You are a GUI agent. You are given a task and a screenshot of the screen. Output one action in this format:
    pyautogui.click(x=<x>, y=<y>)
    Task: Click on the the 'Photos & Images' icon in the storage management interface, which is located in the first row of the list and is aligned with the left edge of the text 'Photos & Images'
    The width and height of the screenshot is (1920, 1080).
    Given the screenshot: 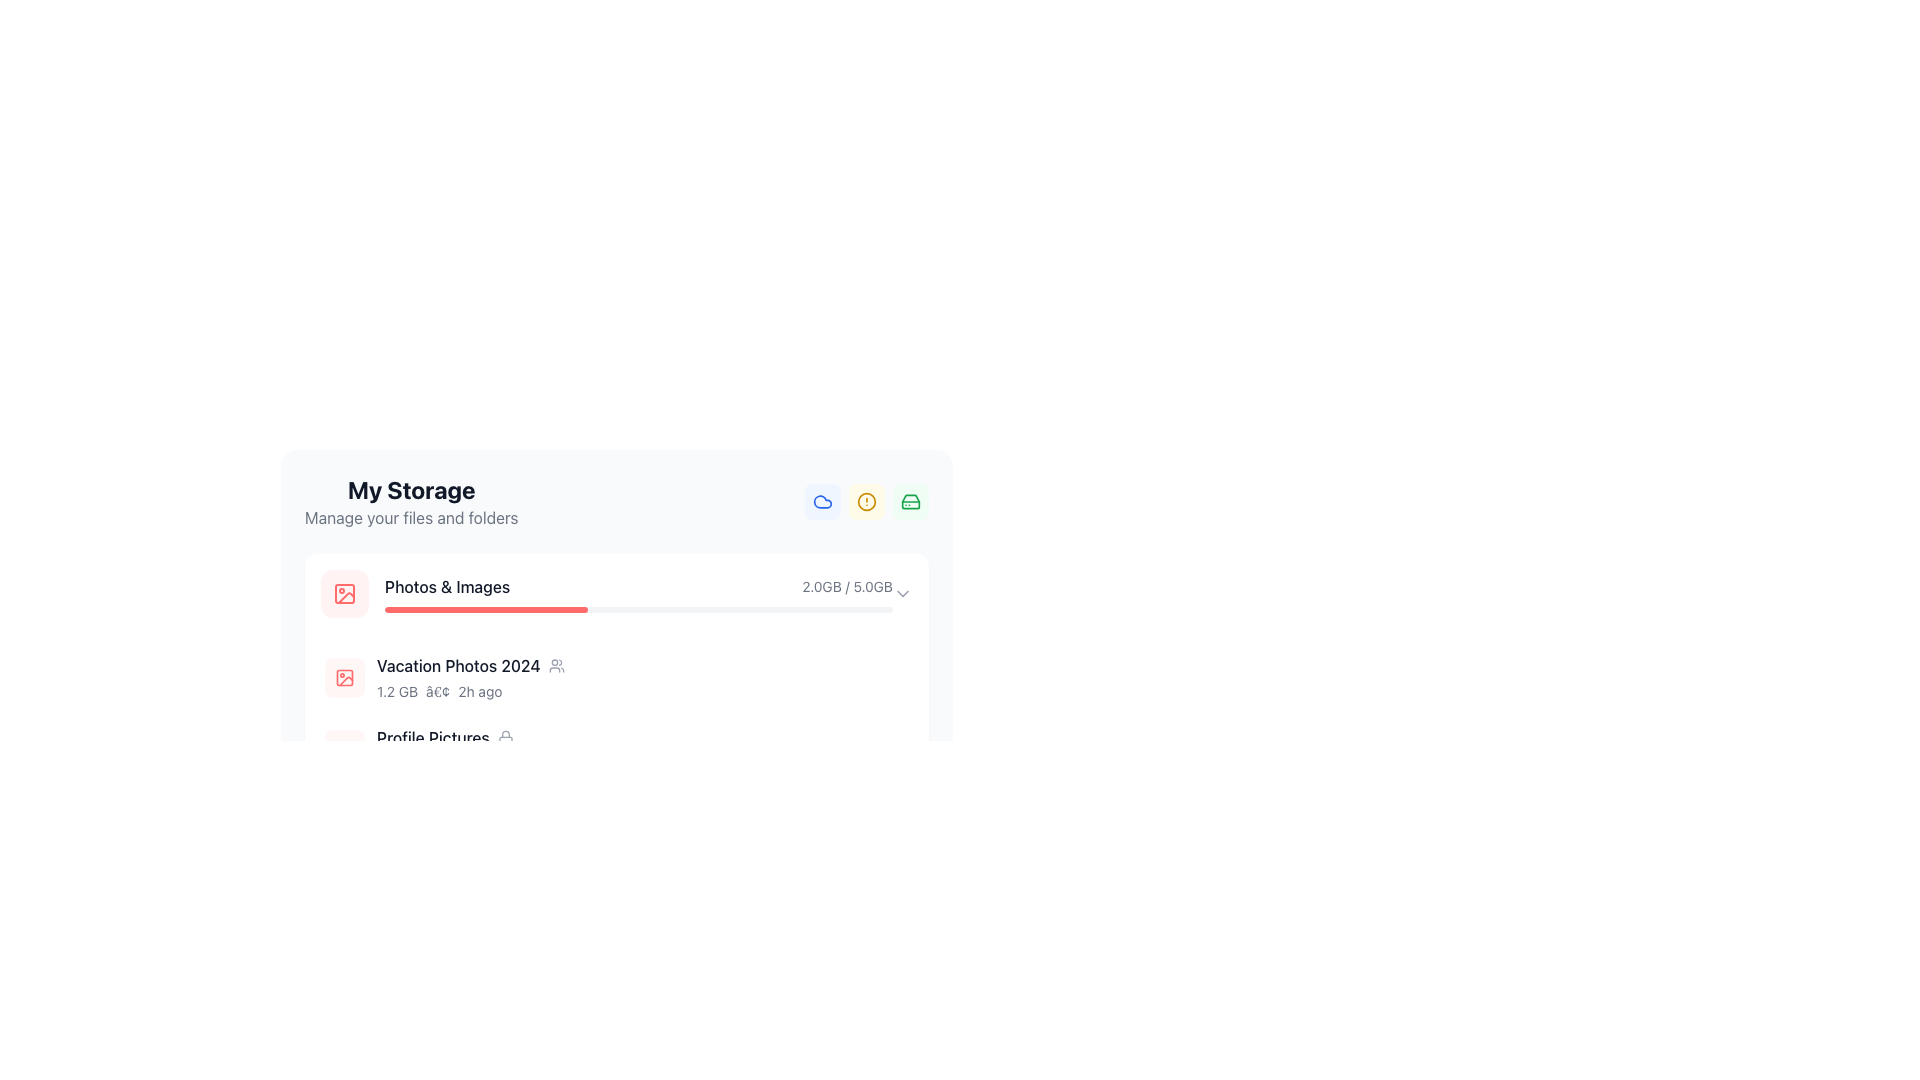 What is the action you would take?
    pyautogui.click(x=345, y=593)
    